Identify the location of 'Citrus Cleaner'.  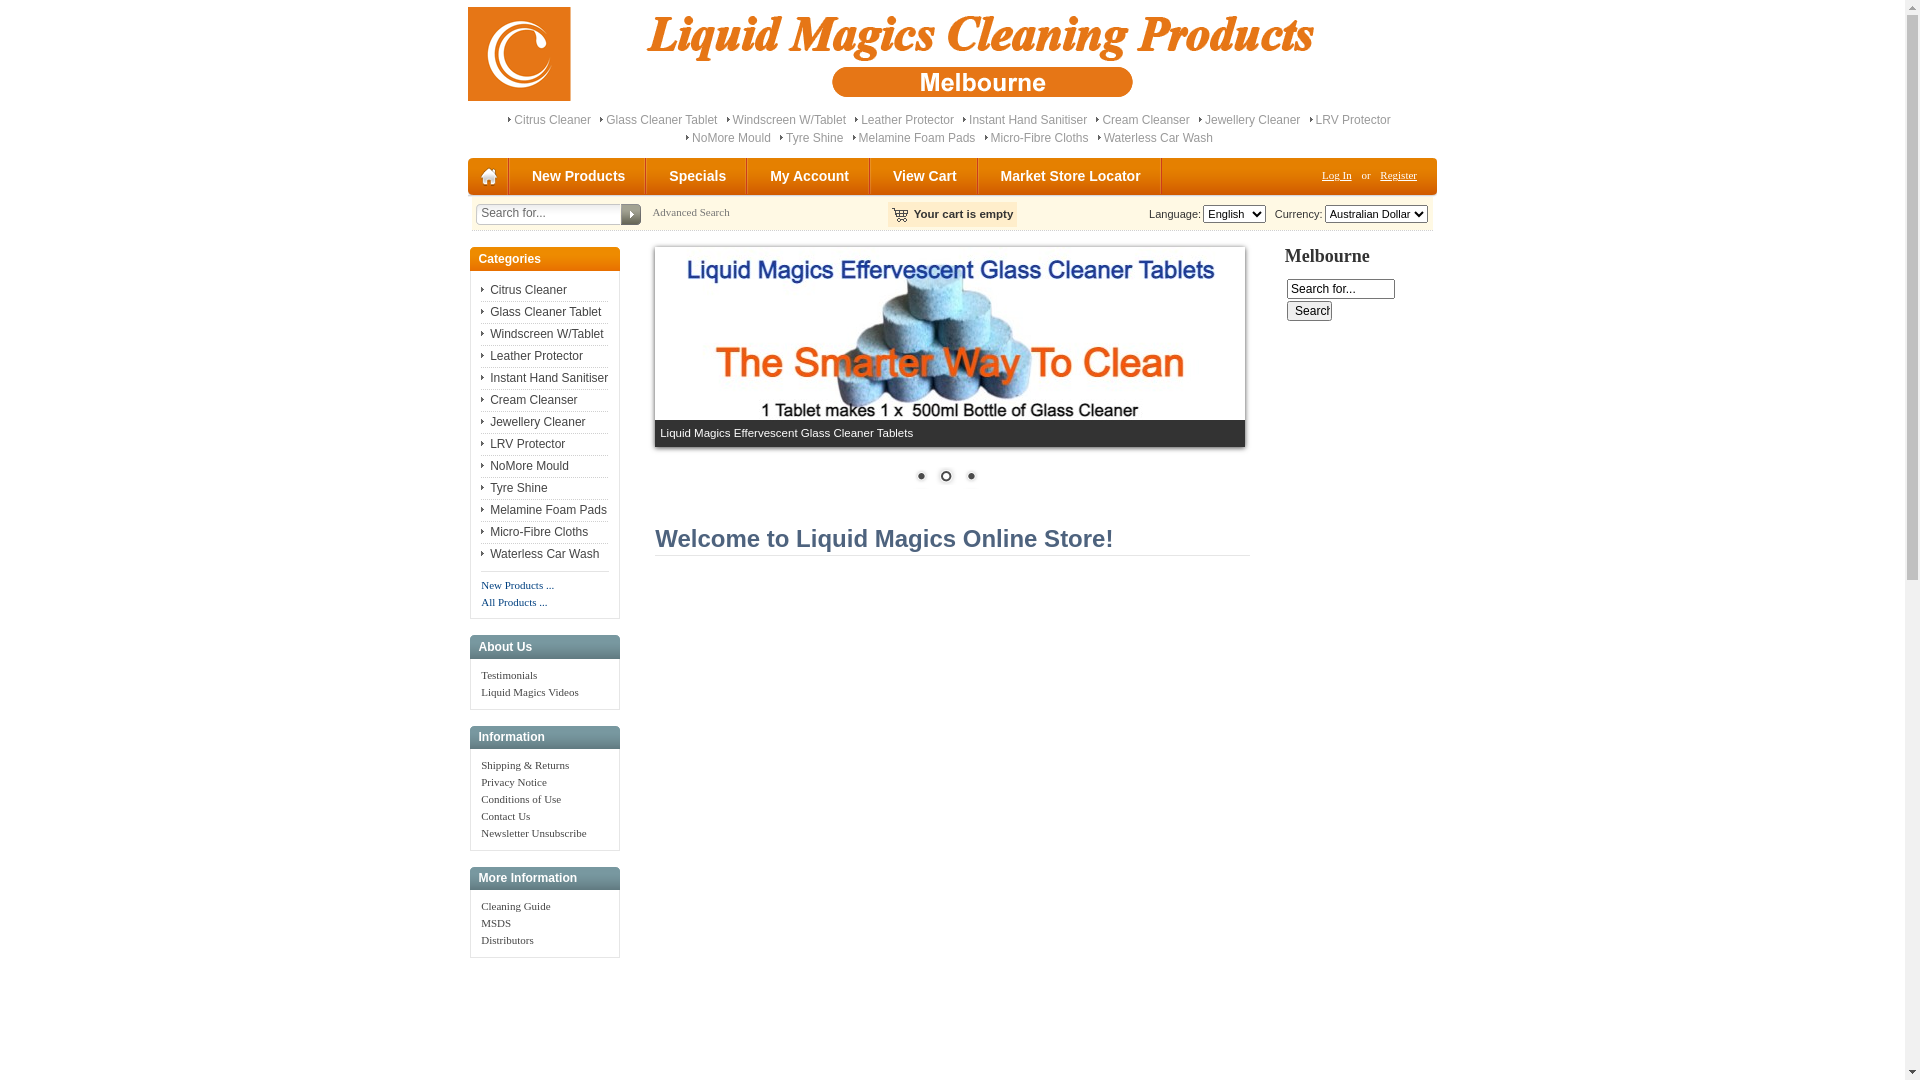
(480, 289).